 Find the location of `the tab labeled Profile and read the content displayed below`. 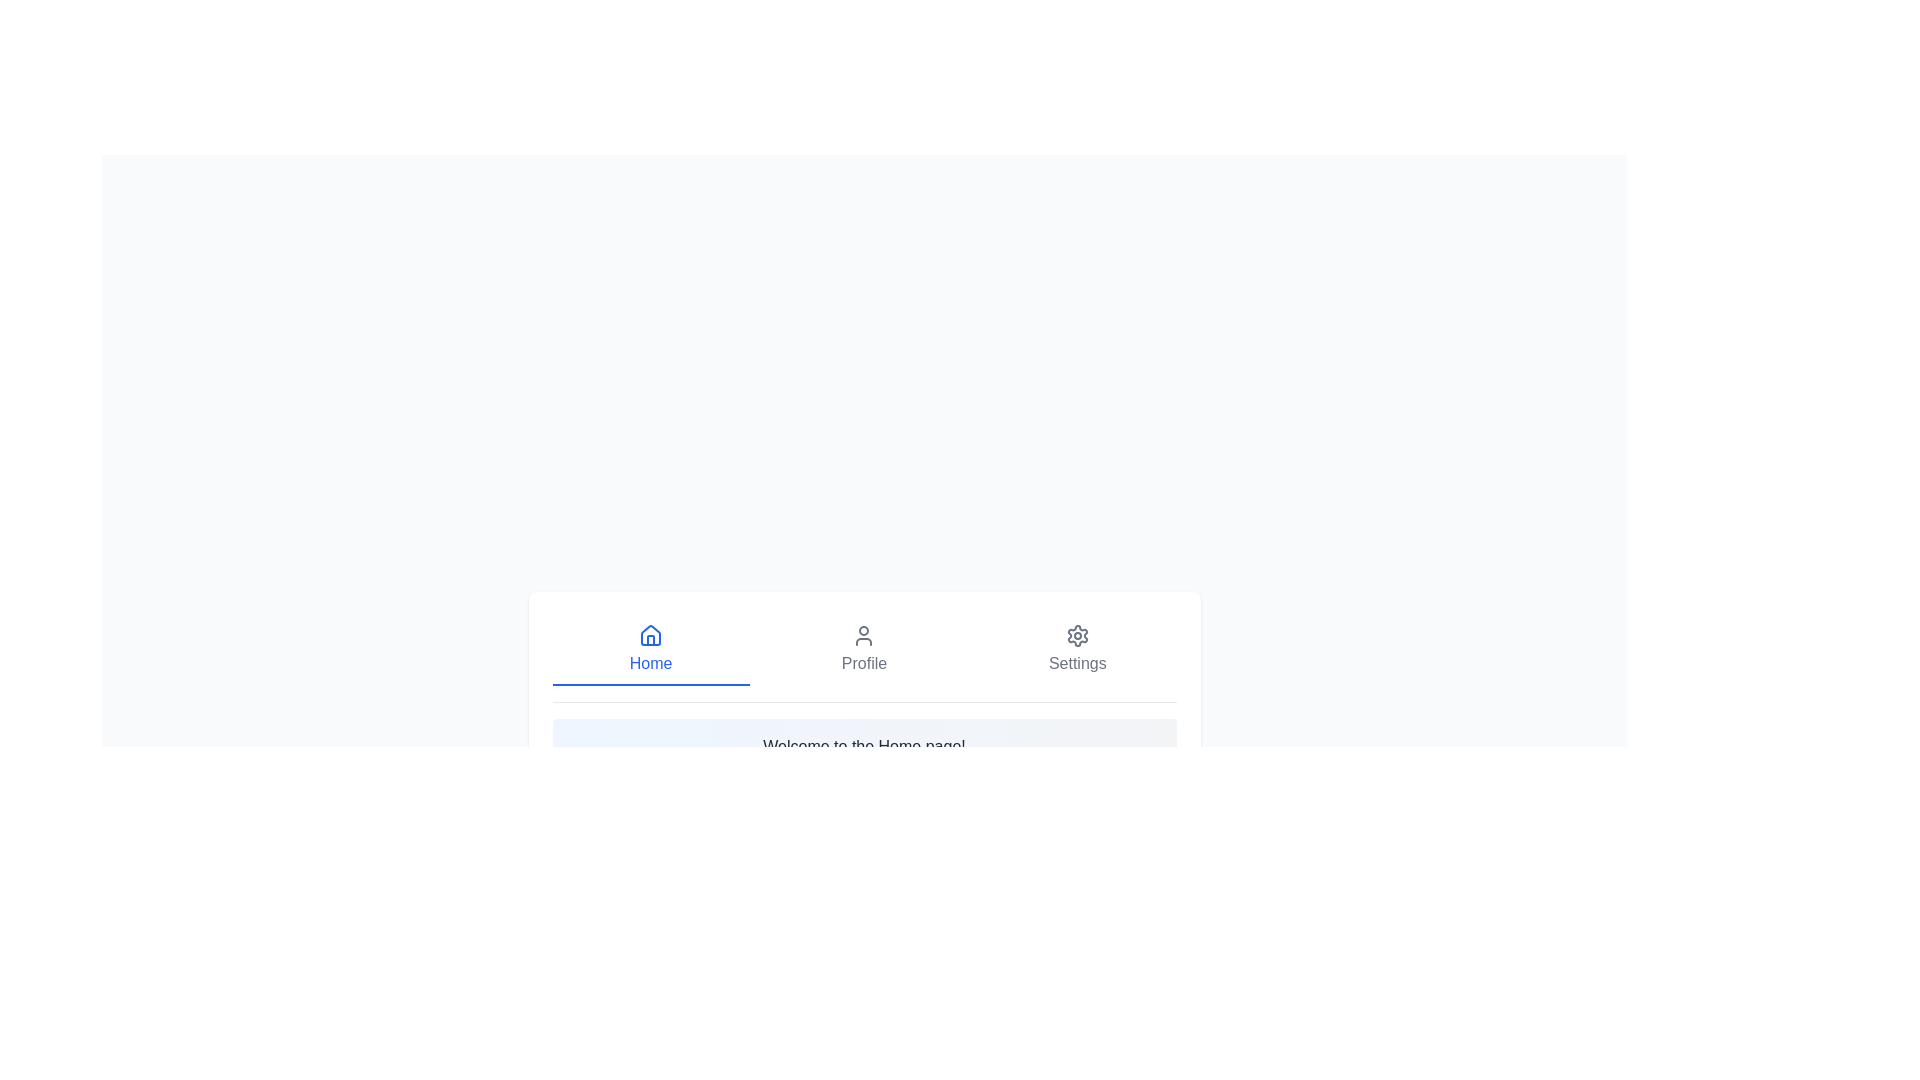

the tab labeled Profile and read the content displayed below is located at coordinates (864, 650).